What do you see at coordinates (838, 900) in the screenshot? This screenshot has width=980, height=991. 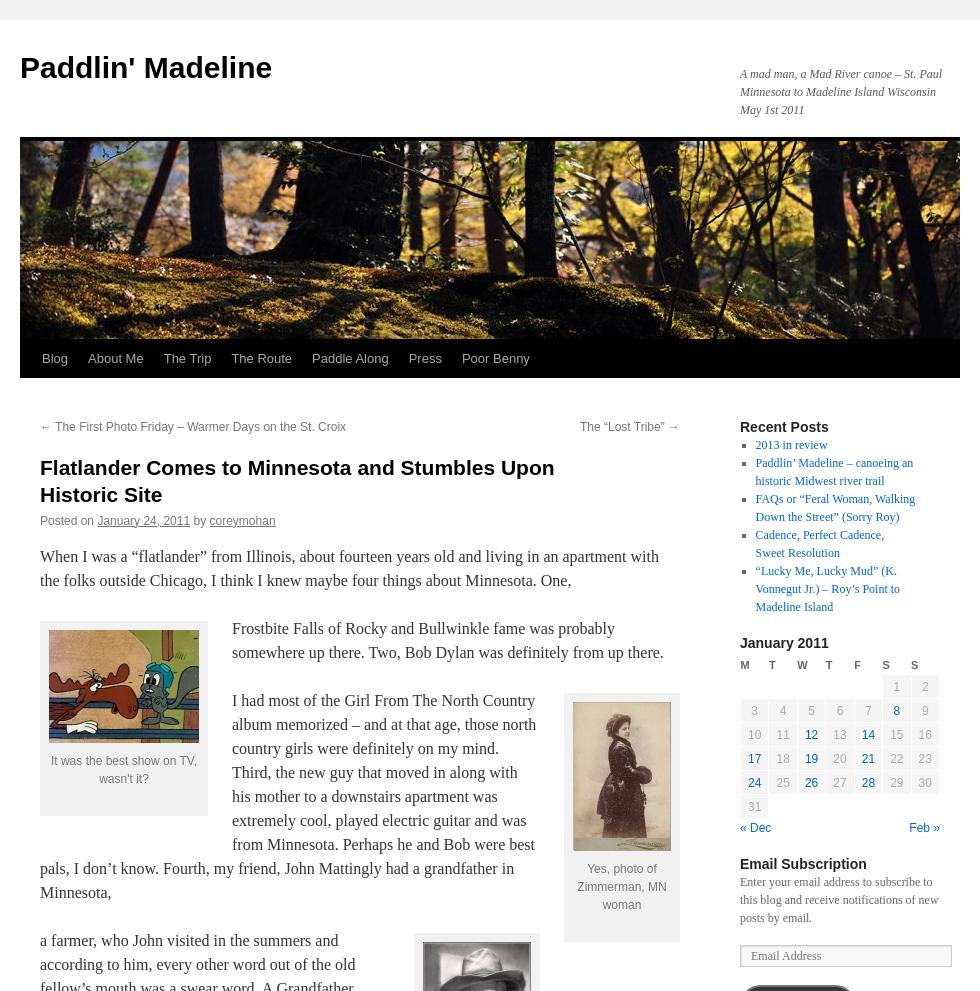 I see `'Enter your email address to subscribe to this blog and receive notifications of new posts by email.'` at bounding box center [838, 900].